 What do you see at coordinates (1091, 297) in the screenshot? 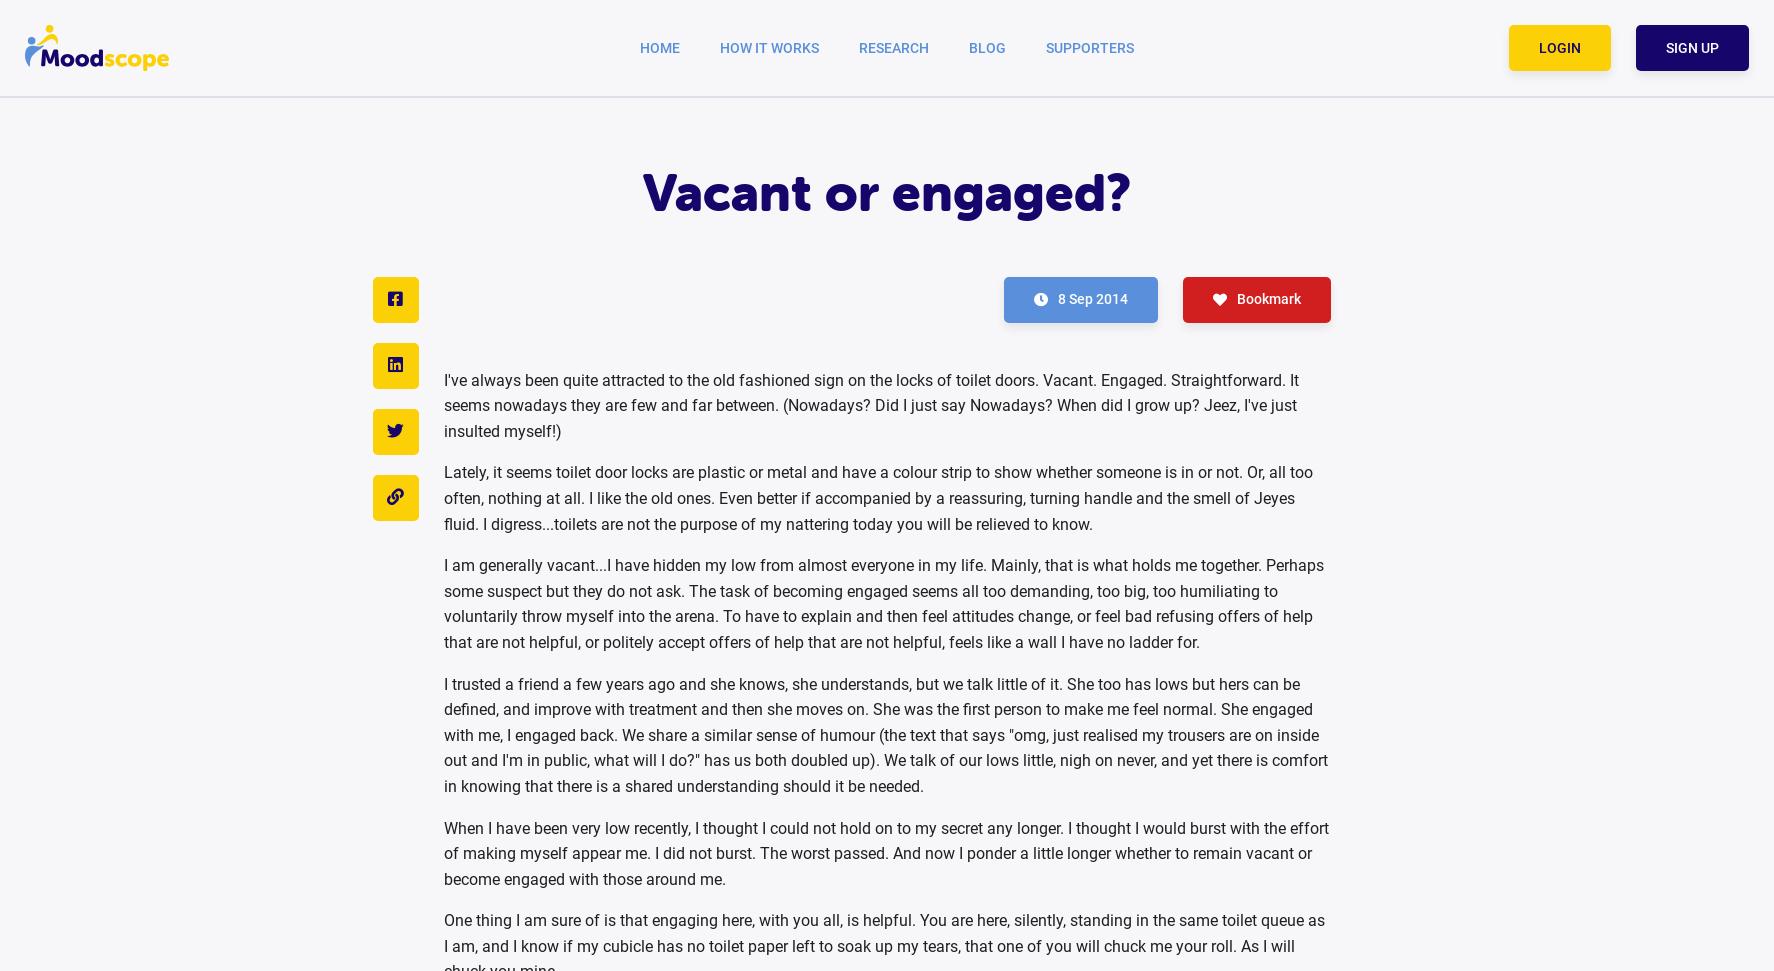
I see `'8 Sep 2014'` at bounding box center [1091, 297].